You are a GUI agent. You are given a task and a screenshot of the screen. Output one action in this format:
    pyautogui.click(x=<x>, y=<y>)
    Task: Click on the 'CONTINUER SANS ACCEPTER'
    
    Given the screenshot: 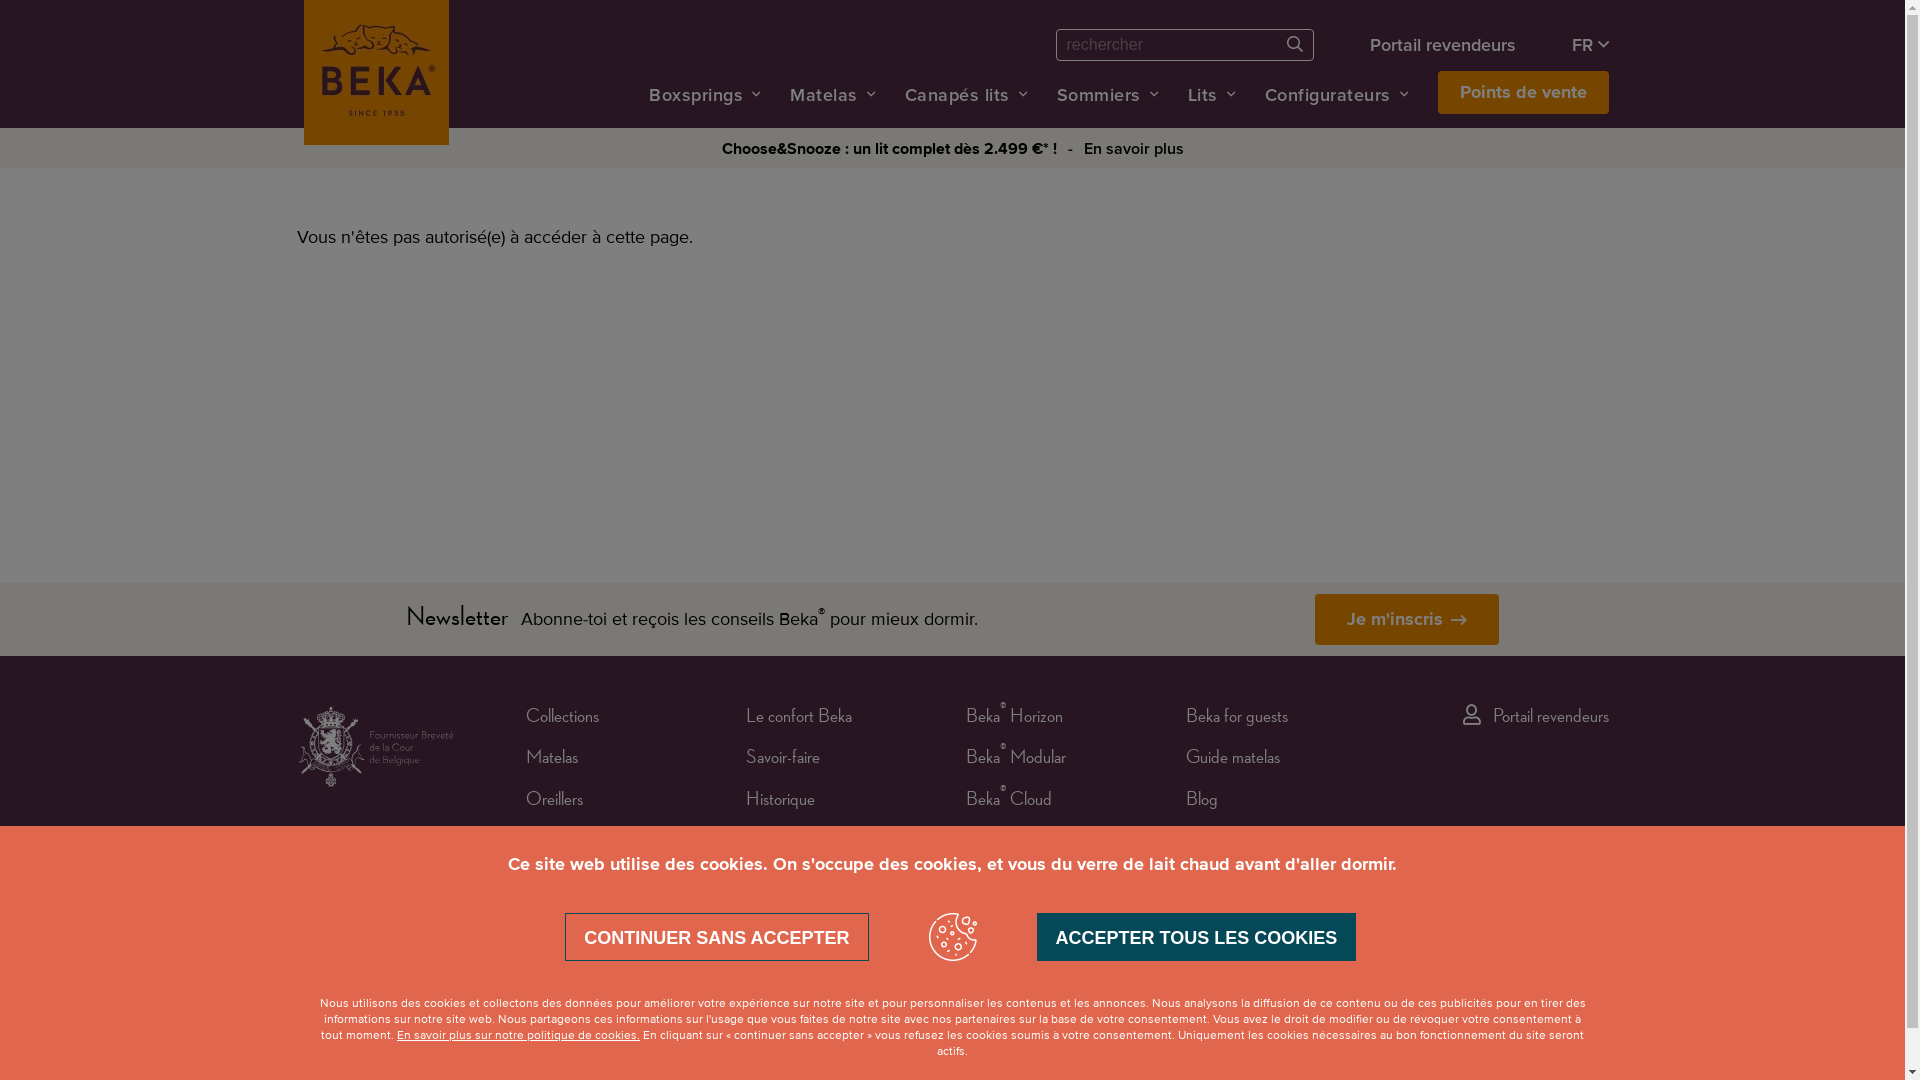 What is the action you would take?
    pyautogui.click(x=716, y=937)
    